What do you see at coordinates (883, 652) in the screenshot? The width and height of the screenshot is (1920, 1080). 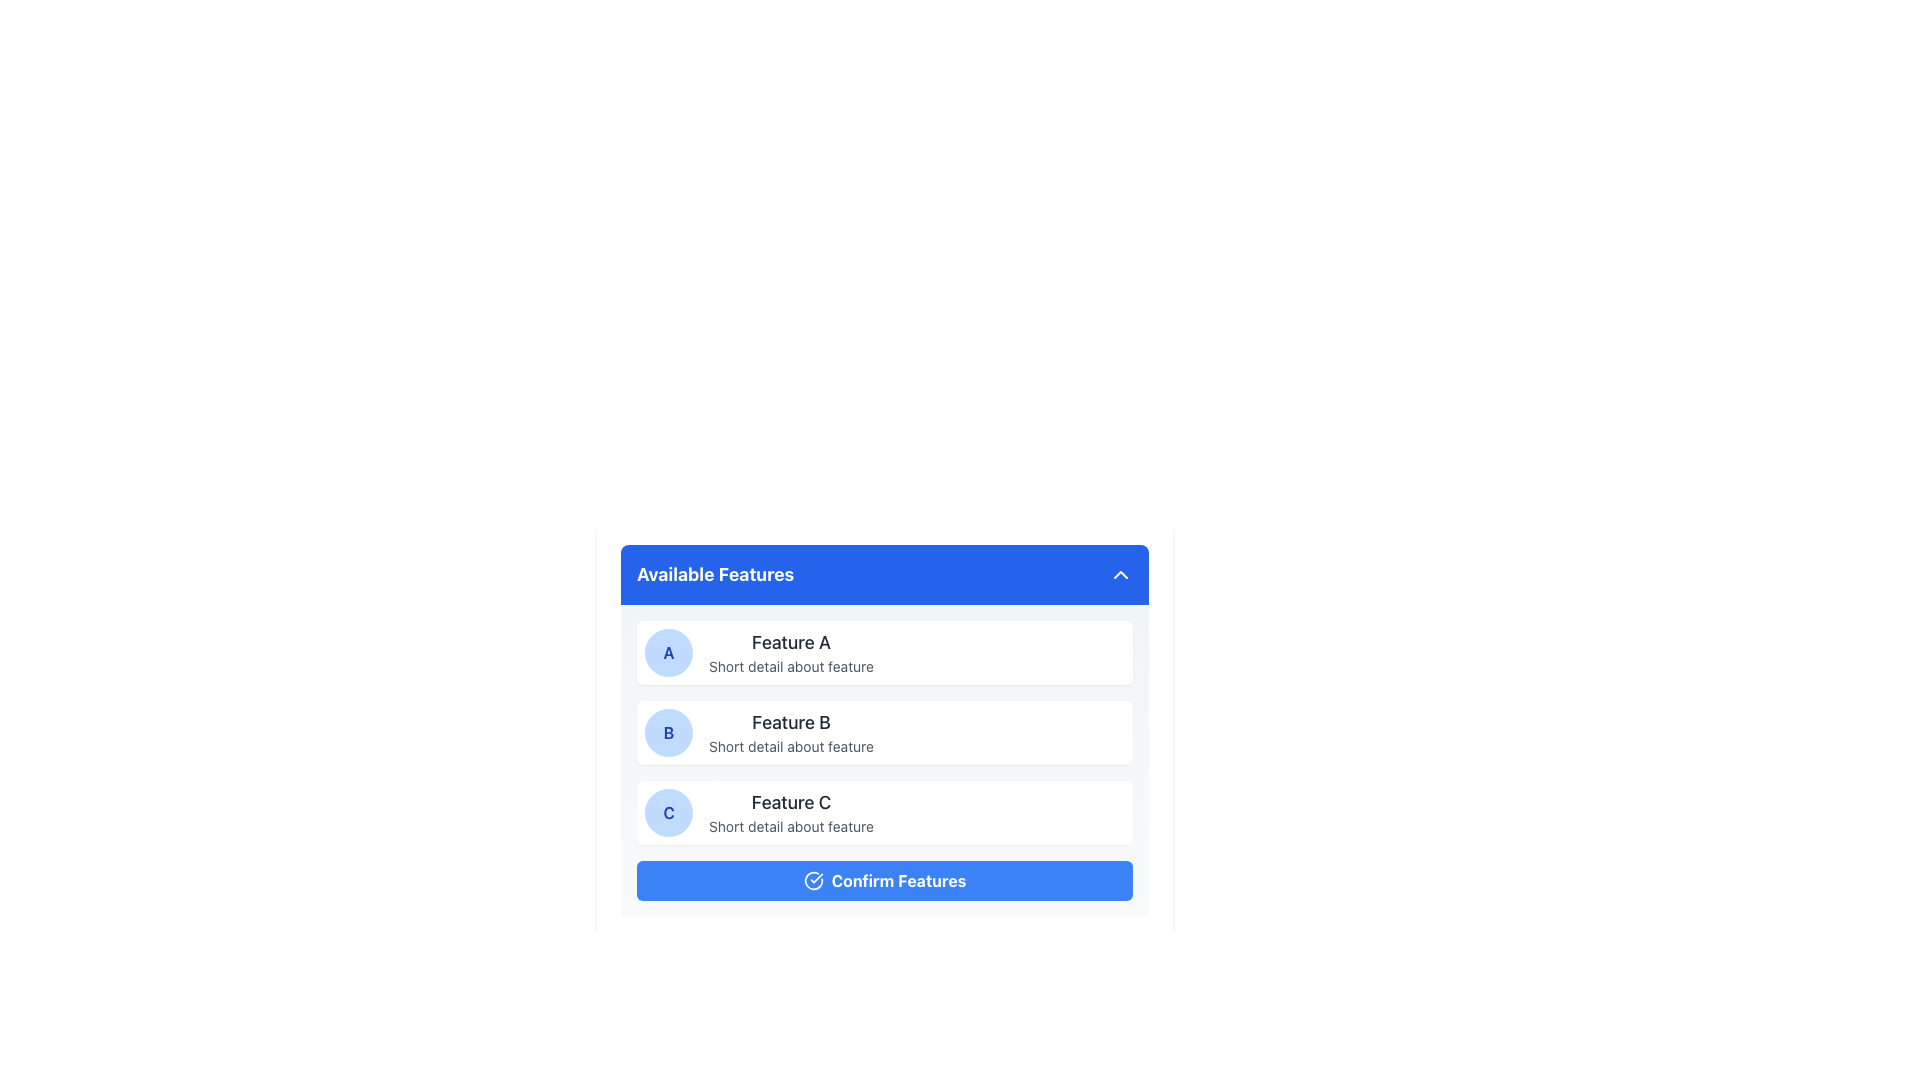 I see `the first Feature card in the vertical list, which contains a circular badge with the letter 'A' on a blue background, a title 'Feature A', and a subtitle 'Short detail about feature'` at bounding box center [883, 652].